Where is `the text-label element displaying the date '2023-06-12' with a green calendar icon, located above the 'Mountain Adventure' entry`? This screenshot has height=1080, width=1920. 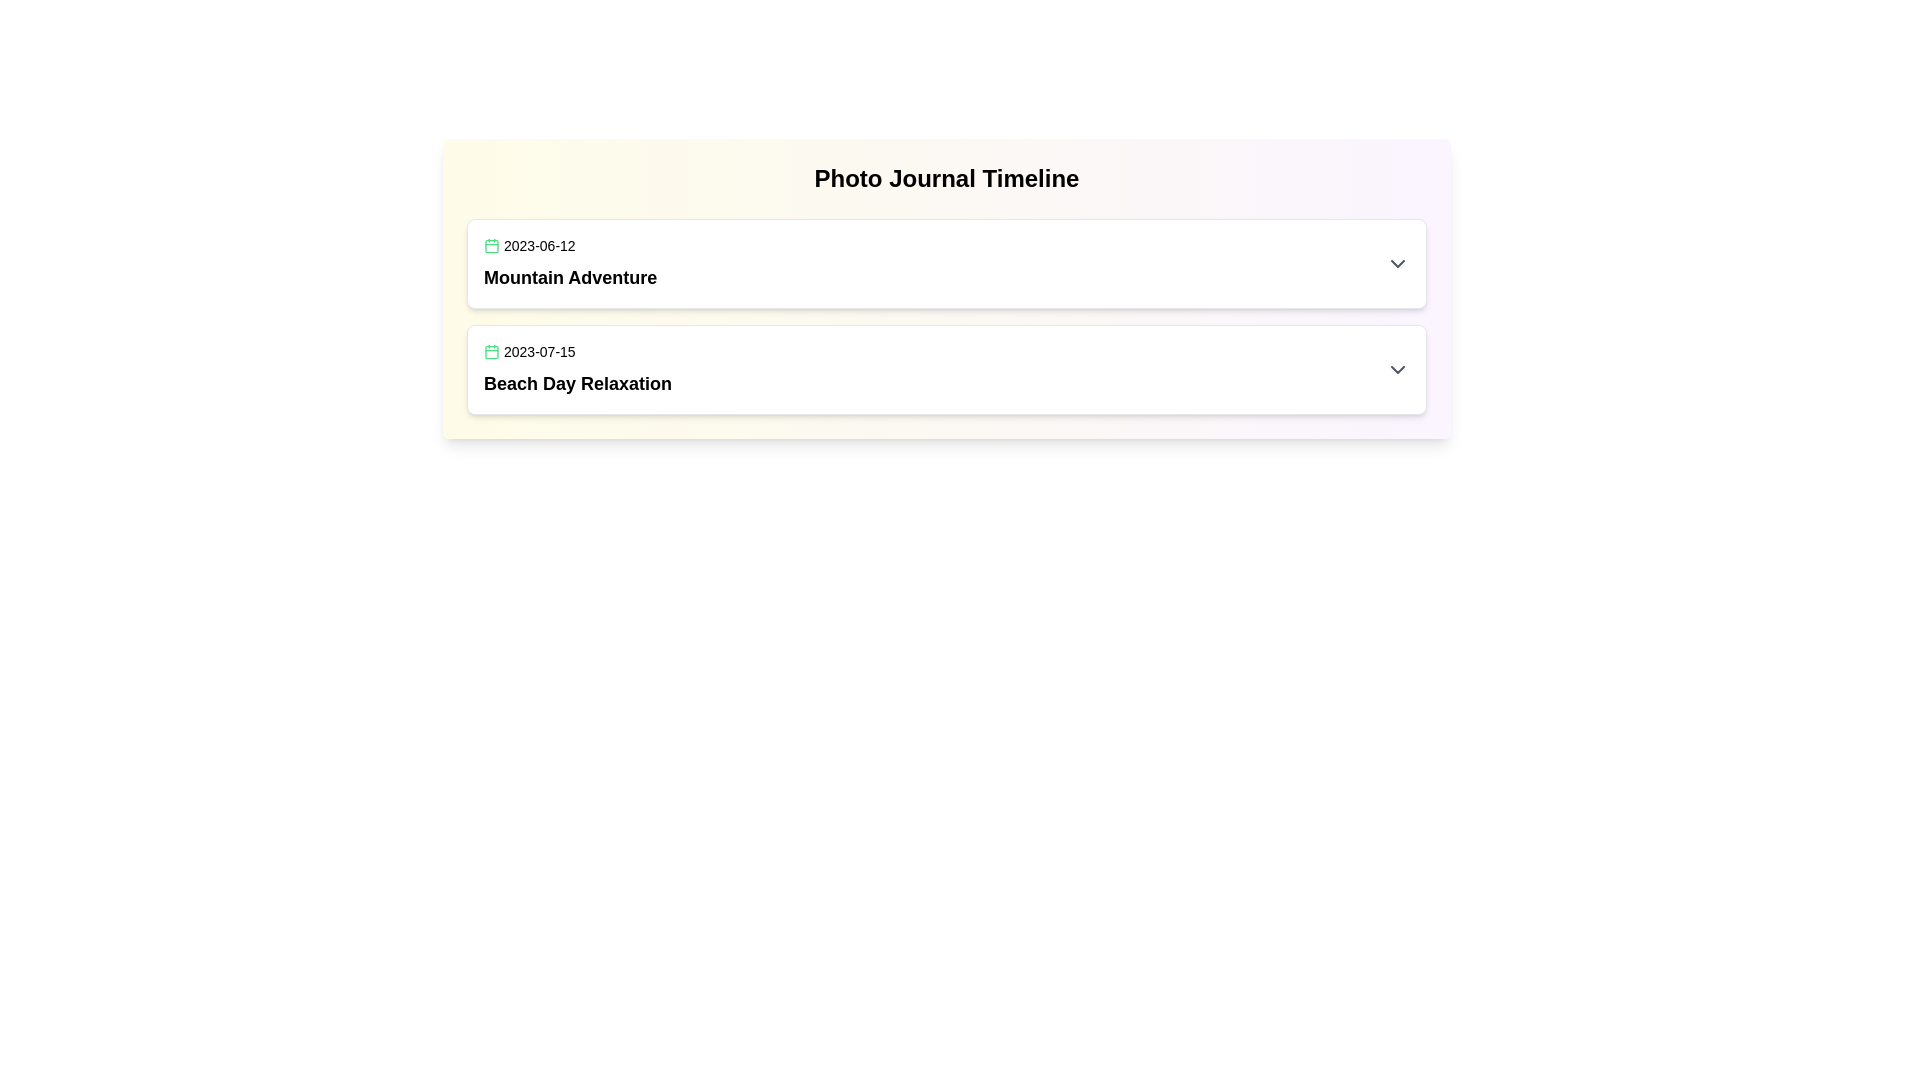
the text-label element displaying the date '2023-06-12' with a green calendar icon, located above the 'Mountain Adventure' entry is located at coordinates (569, 245).